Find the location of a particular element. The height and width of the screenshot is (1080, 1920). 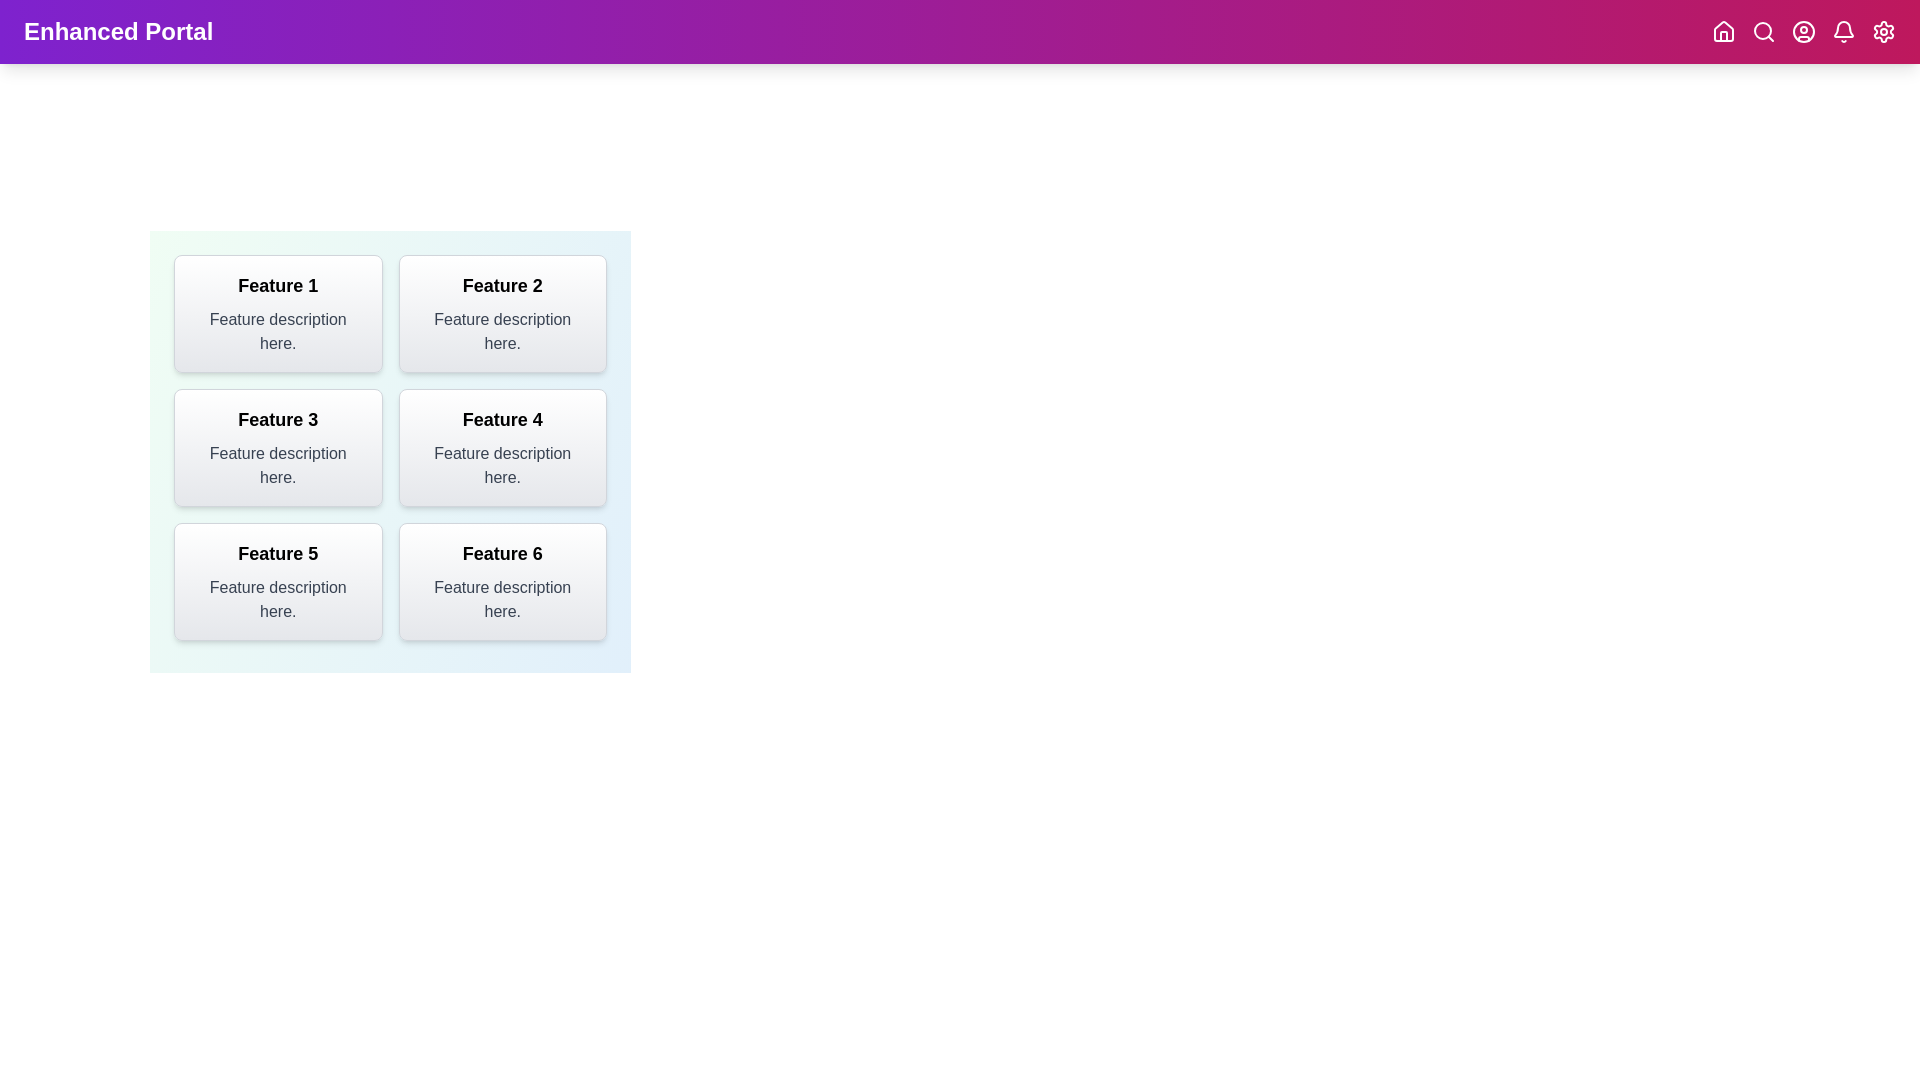

the navigation icon home to see its hover effect is located at coordinates (1722, 31).